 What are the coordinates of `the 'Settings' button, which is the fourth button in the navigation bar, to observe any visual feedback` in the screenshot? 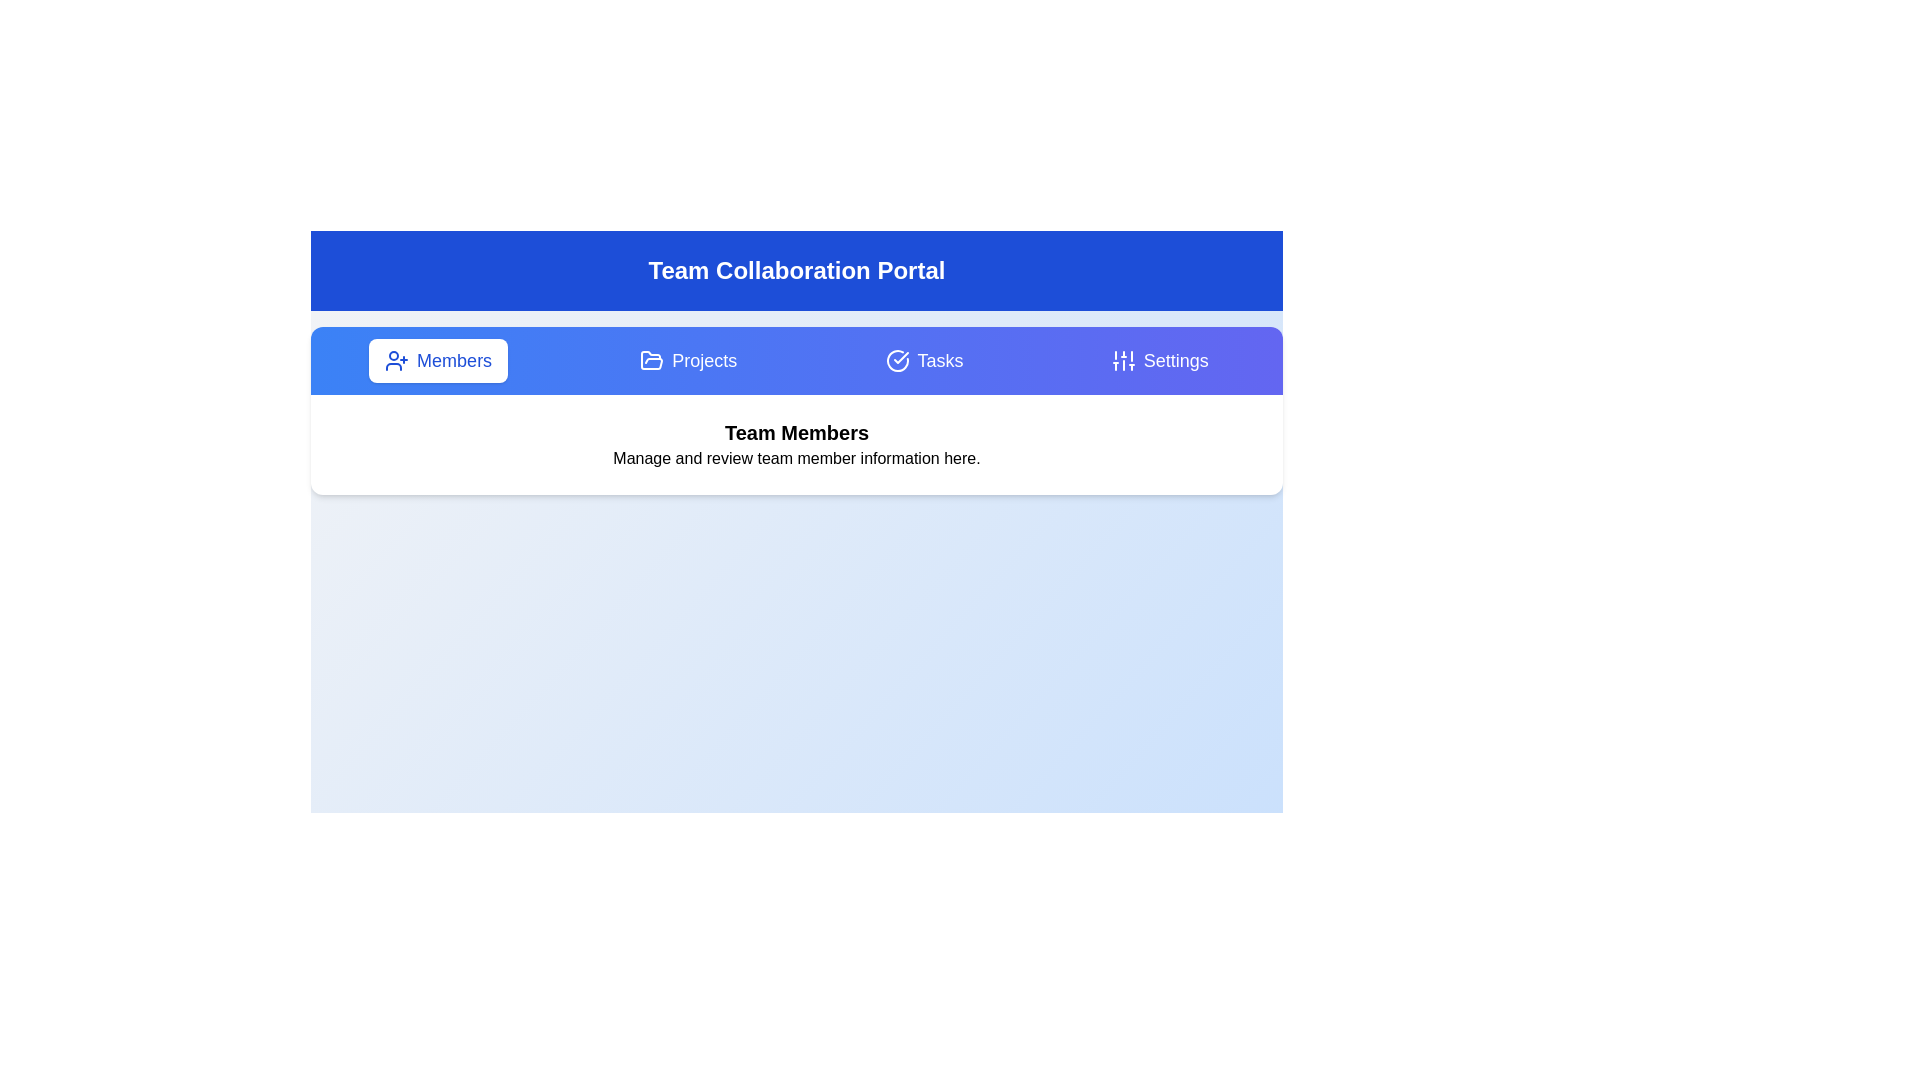 It's located at (1160, 361).